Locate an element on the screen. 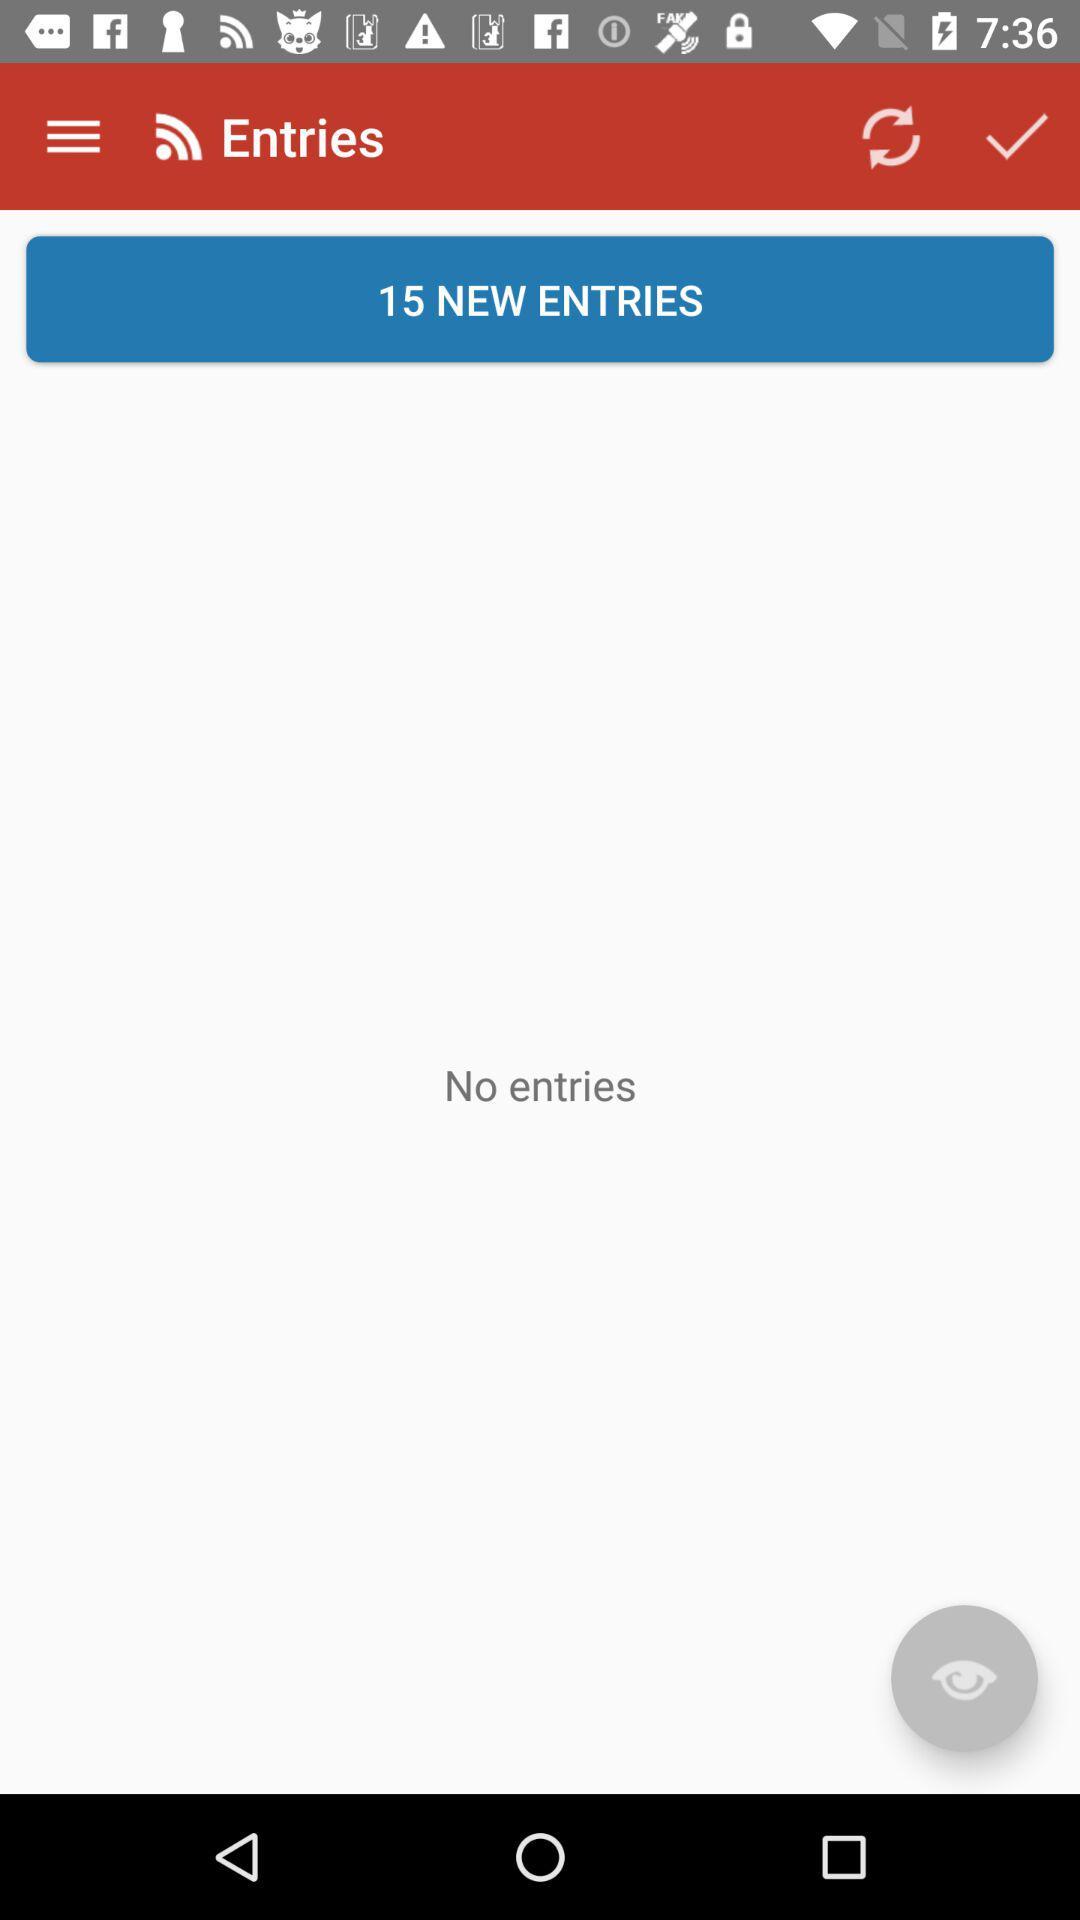 Image resolution: width=1080 pixels, height=1920 pixels. item at the center is located at coordinates (540, 1083).